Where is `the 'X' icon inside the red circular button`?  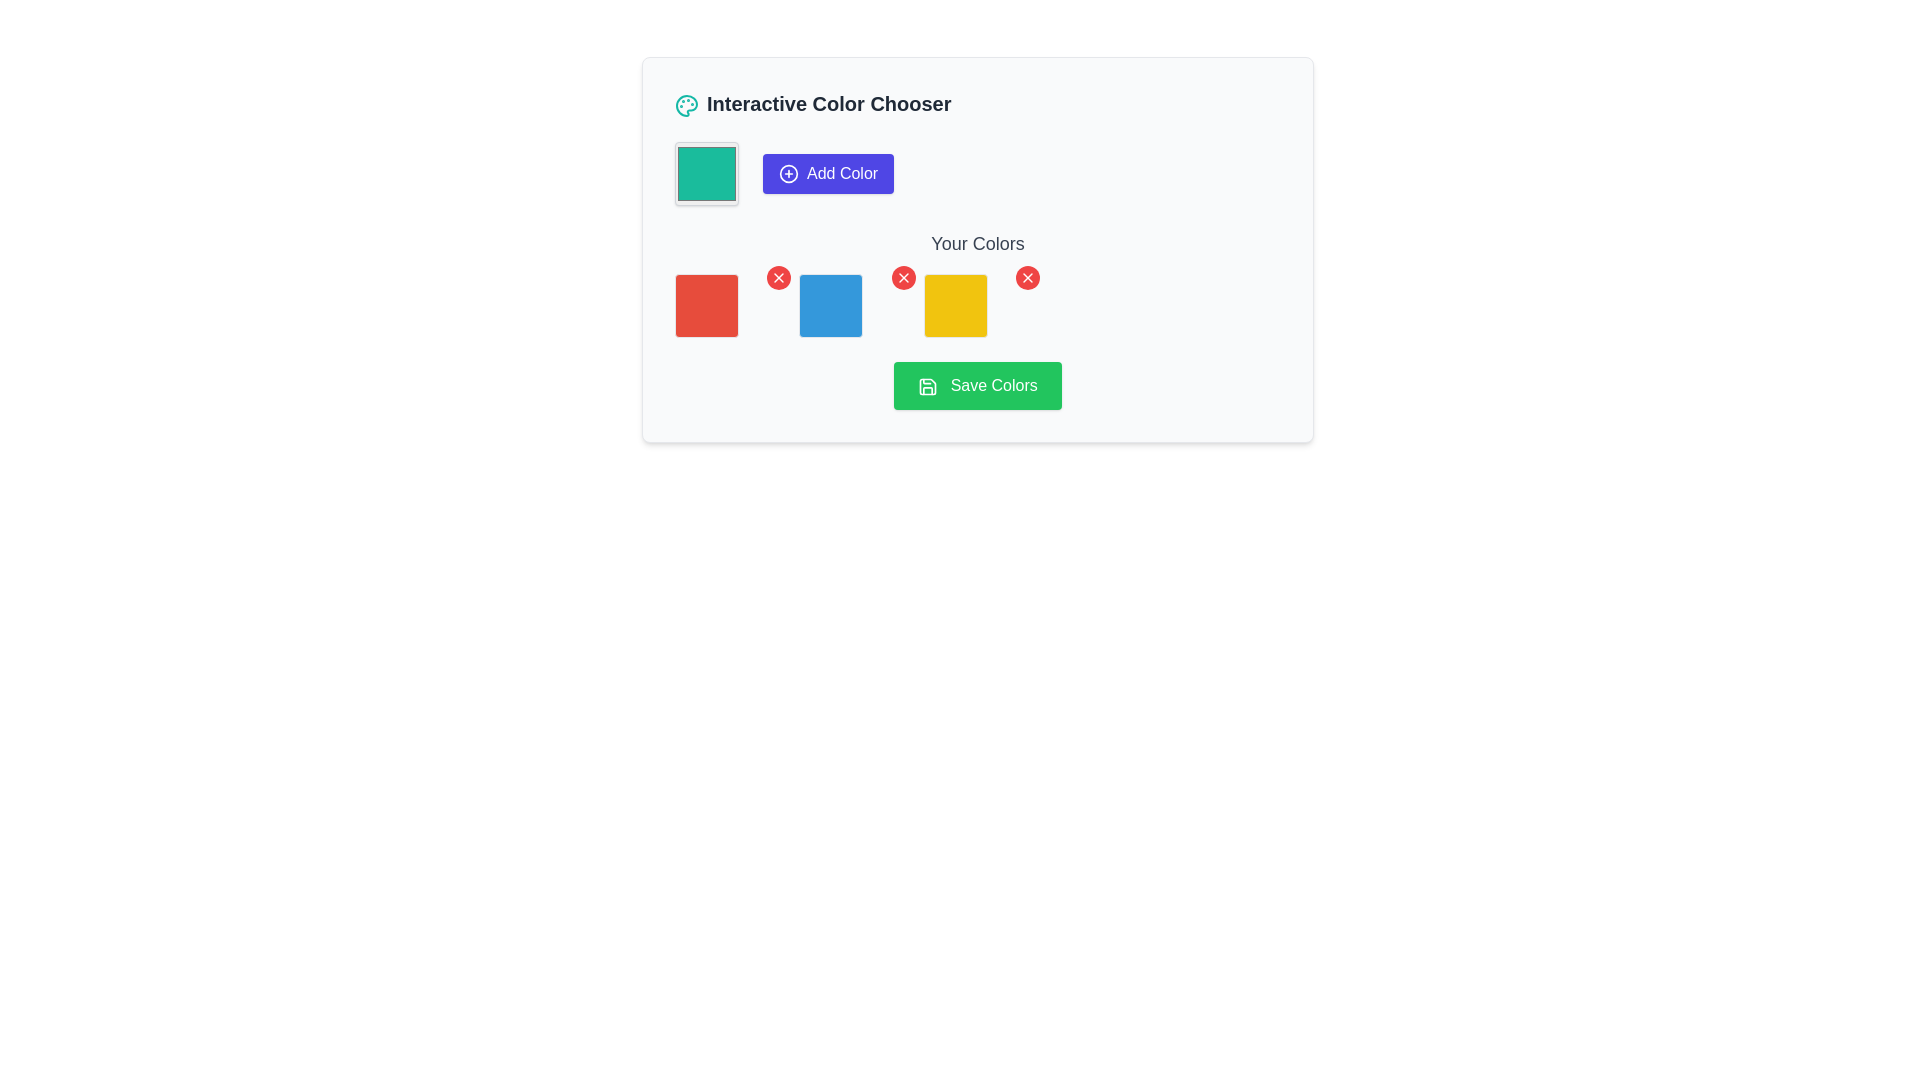 the 'X' icon inside the red circular button is located at coordinates (902, 277).